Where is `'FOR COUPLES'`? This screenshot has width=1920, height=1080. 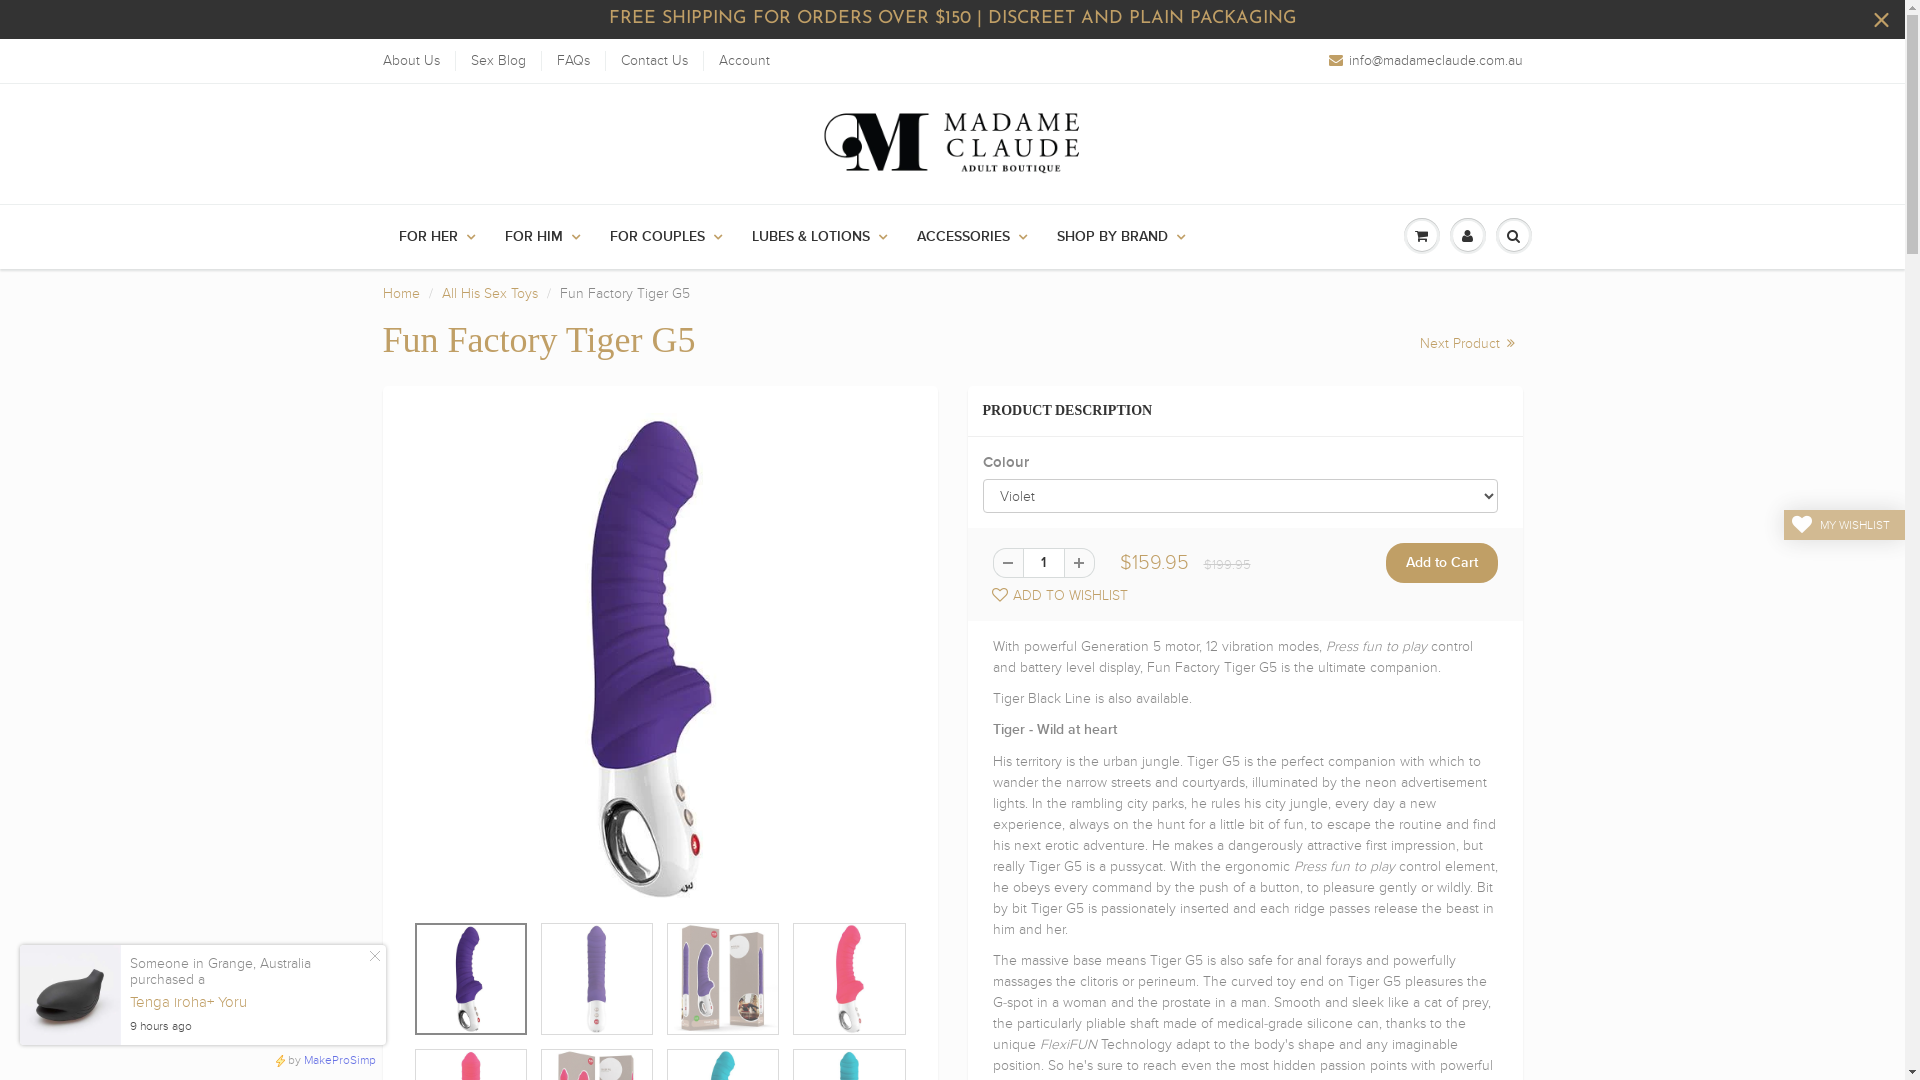 'FOR COUPLES' is located at coordinates (665, 235).